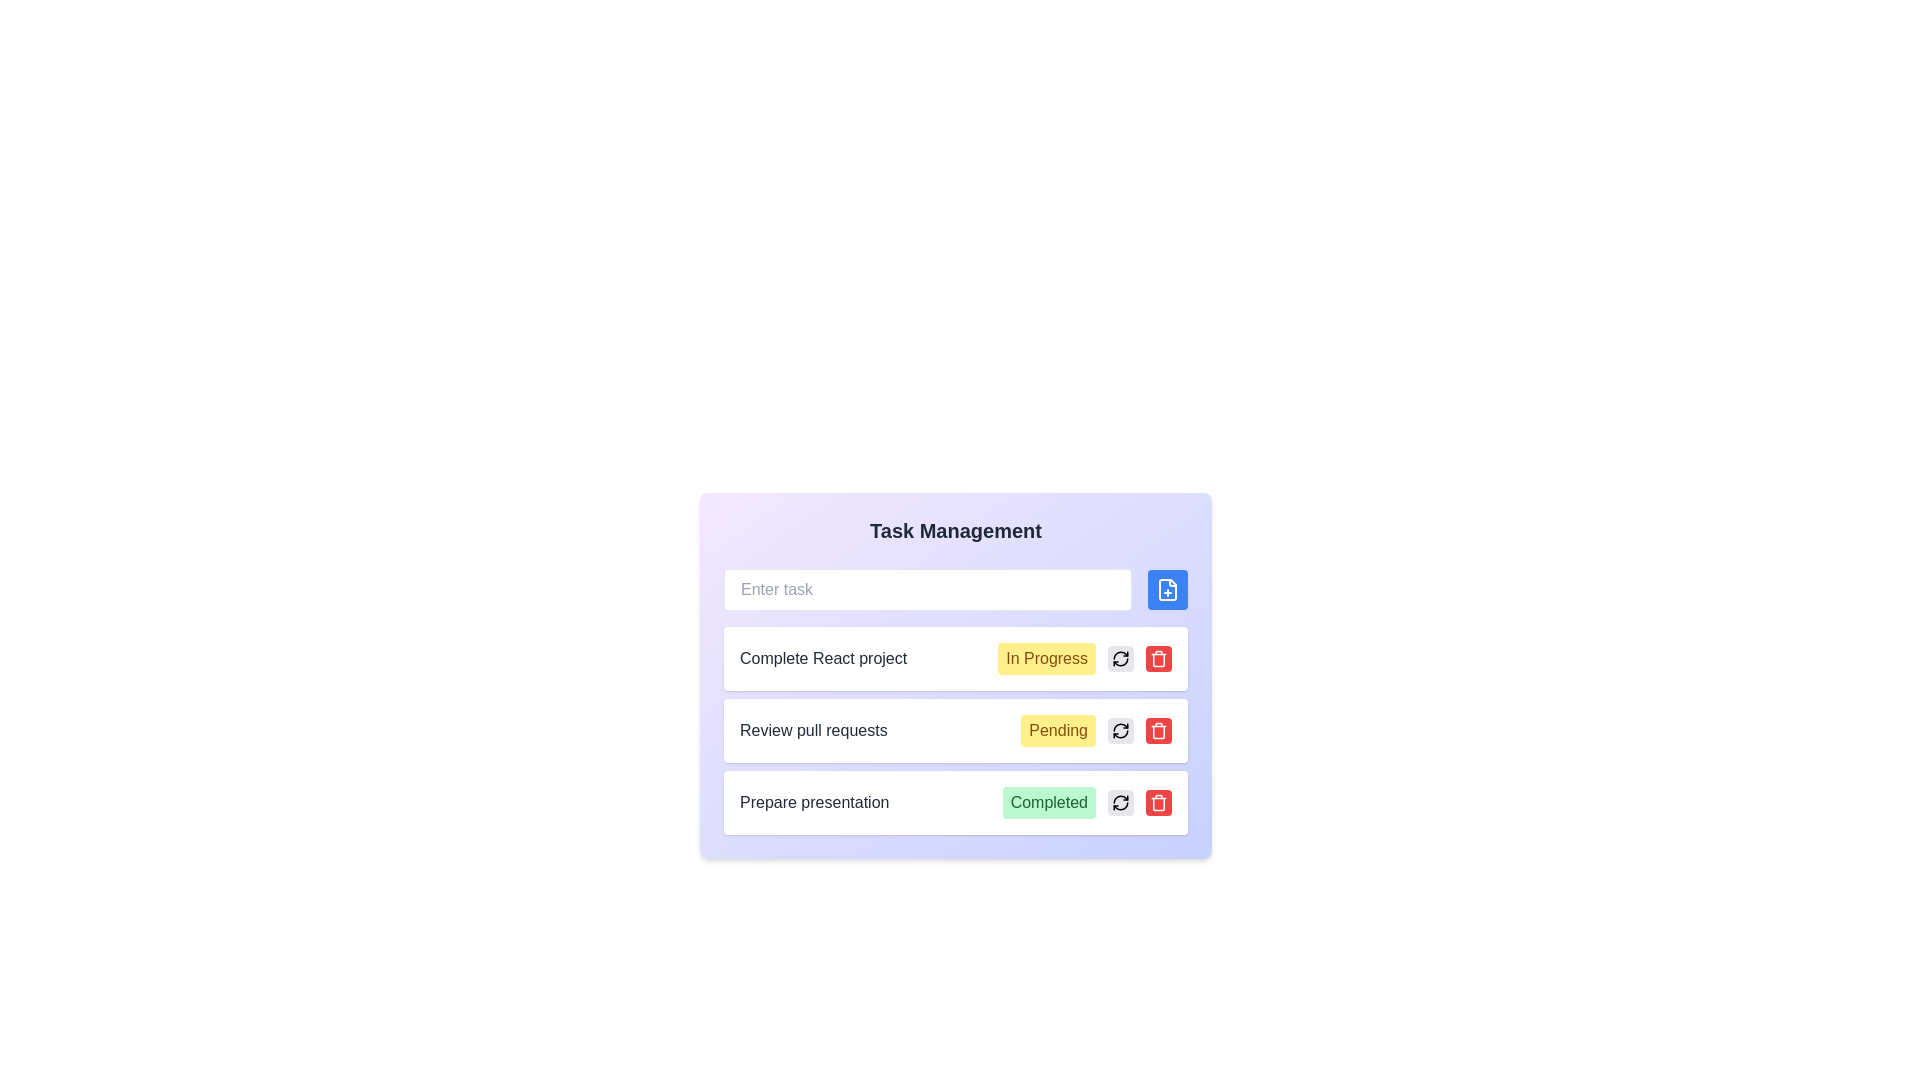  What do you see at coordinates (1057, 731) in the screenshot?
I see `the 'Pending' label with rounded corners, which is located in the middle task row labeled 'Review pull requests', positioned to the right of the row's main text and left of two icons` at bounding box center [1057, 731].